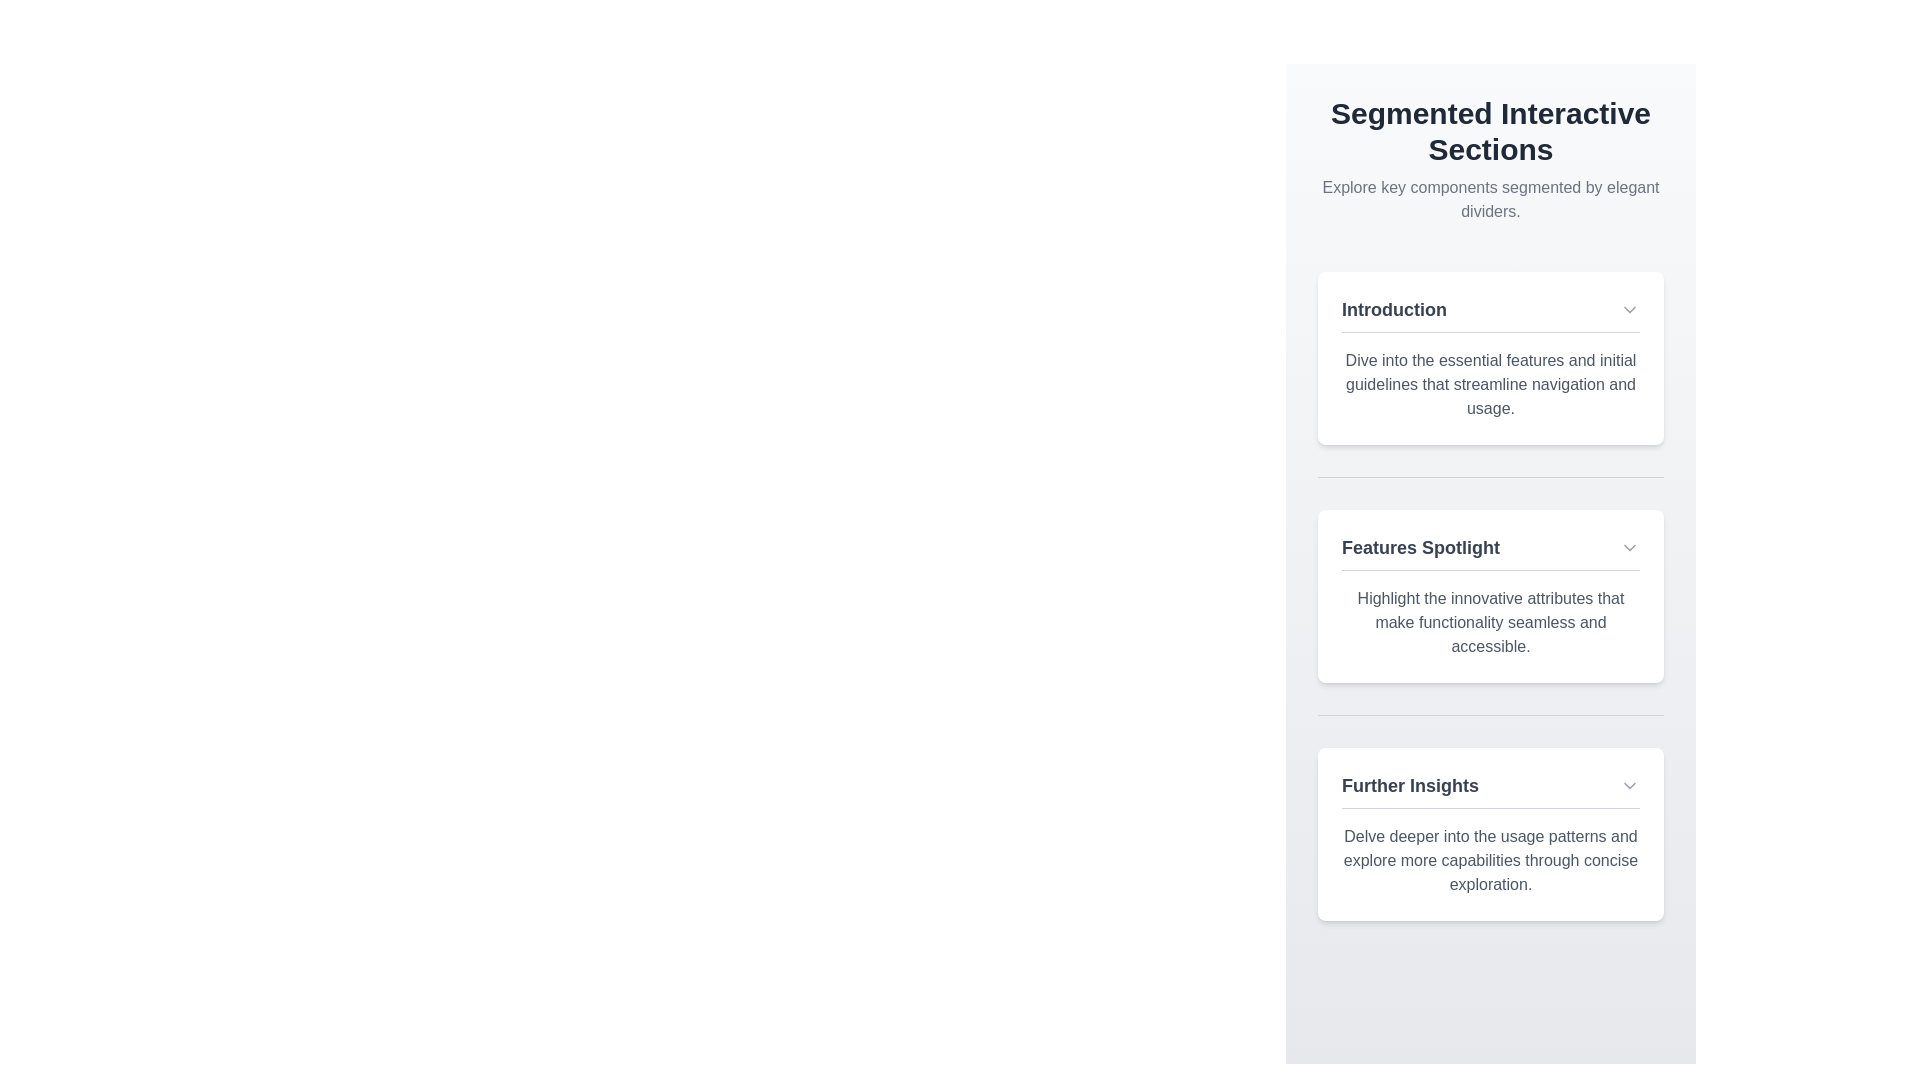 This screenshot has width=1920, height=1080. I want to click on the Text Label that serves as a title and introductory description for the segmented sections, positioned at the top of the layout above 'Introduction,' 'Features Spotlight,' and 'Further Insights.', so click(1491, 158).